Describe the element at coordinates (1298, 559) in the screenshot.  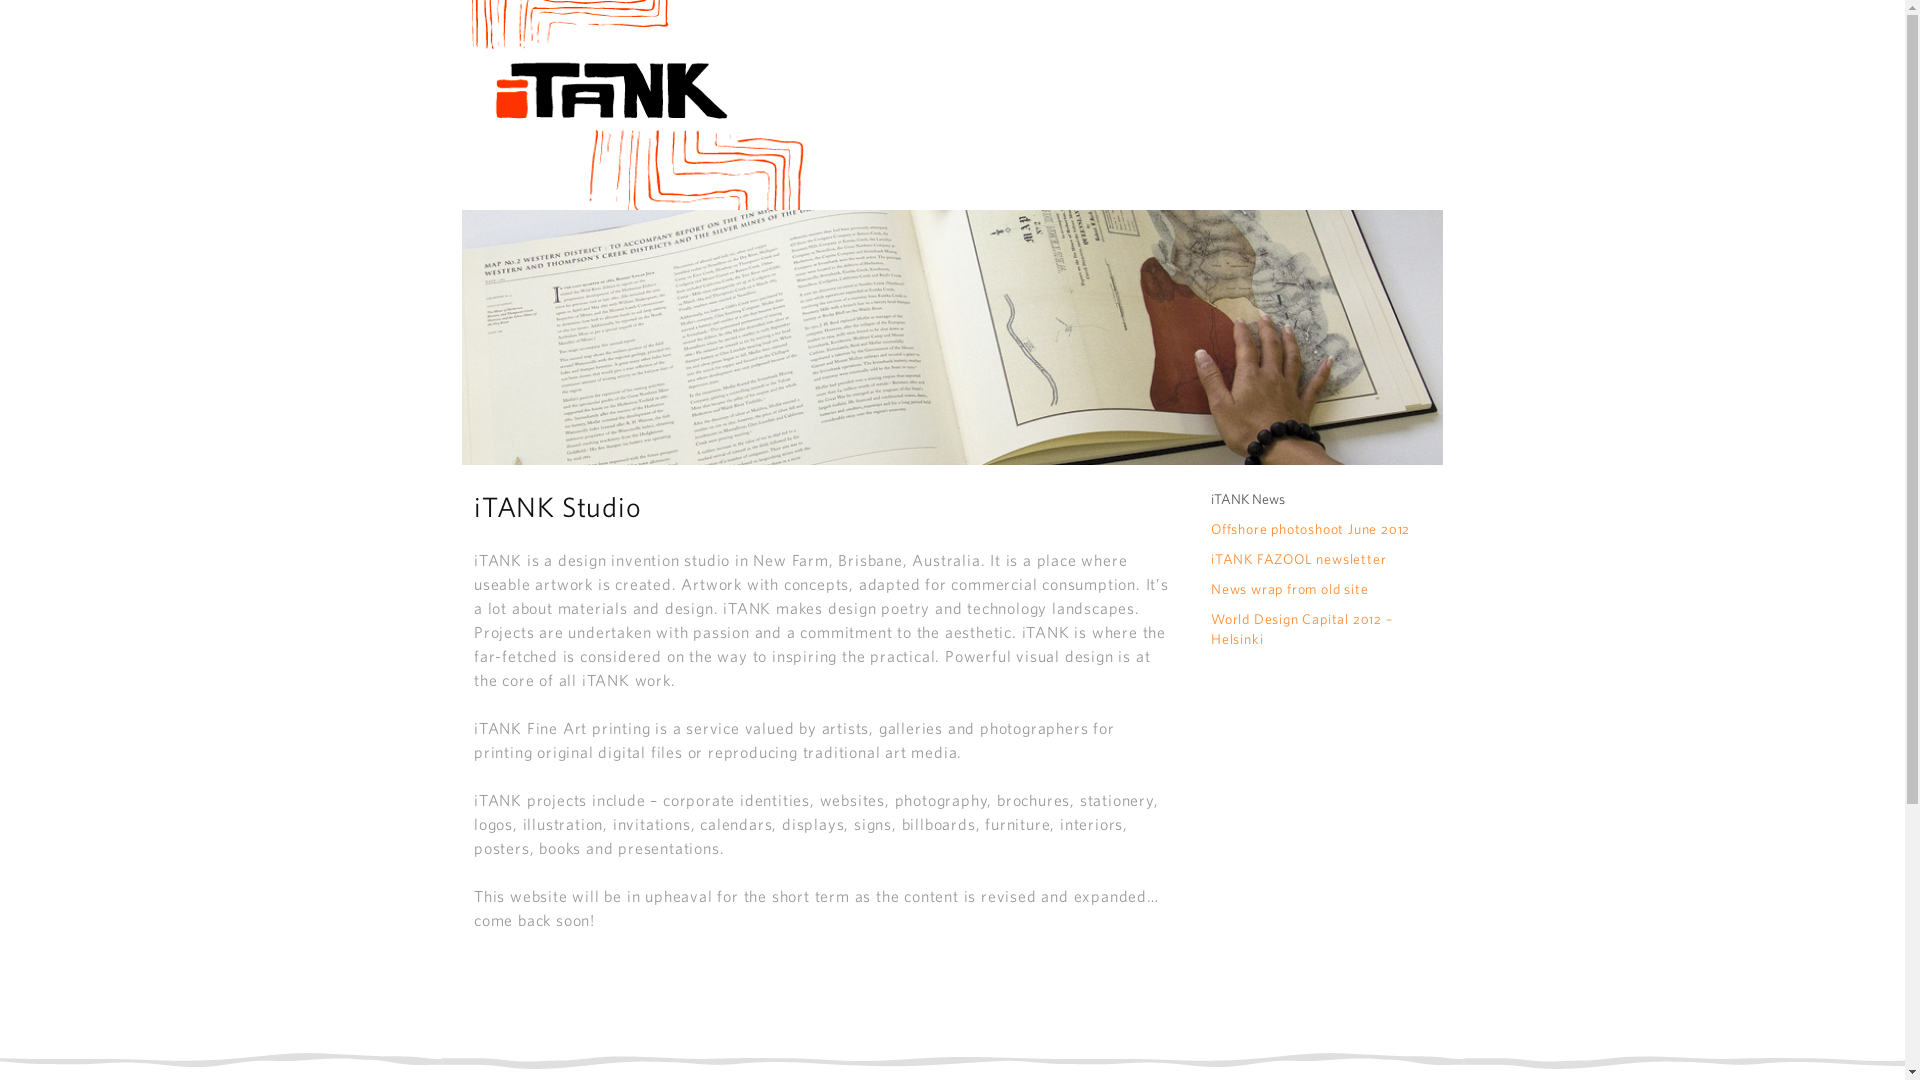
I see `'iTANK FAZOOL newsletter'` at that location.